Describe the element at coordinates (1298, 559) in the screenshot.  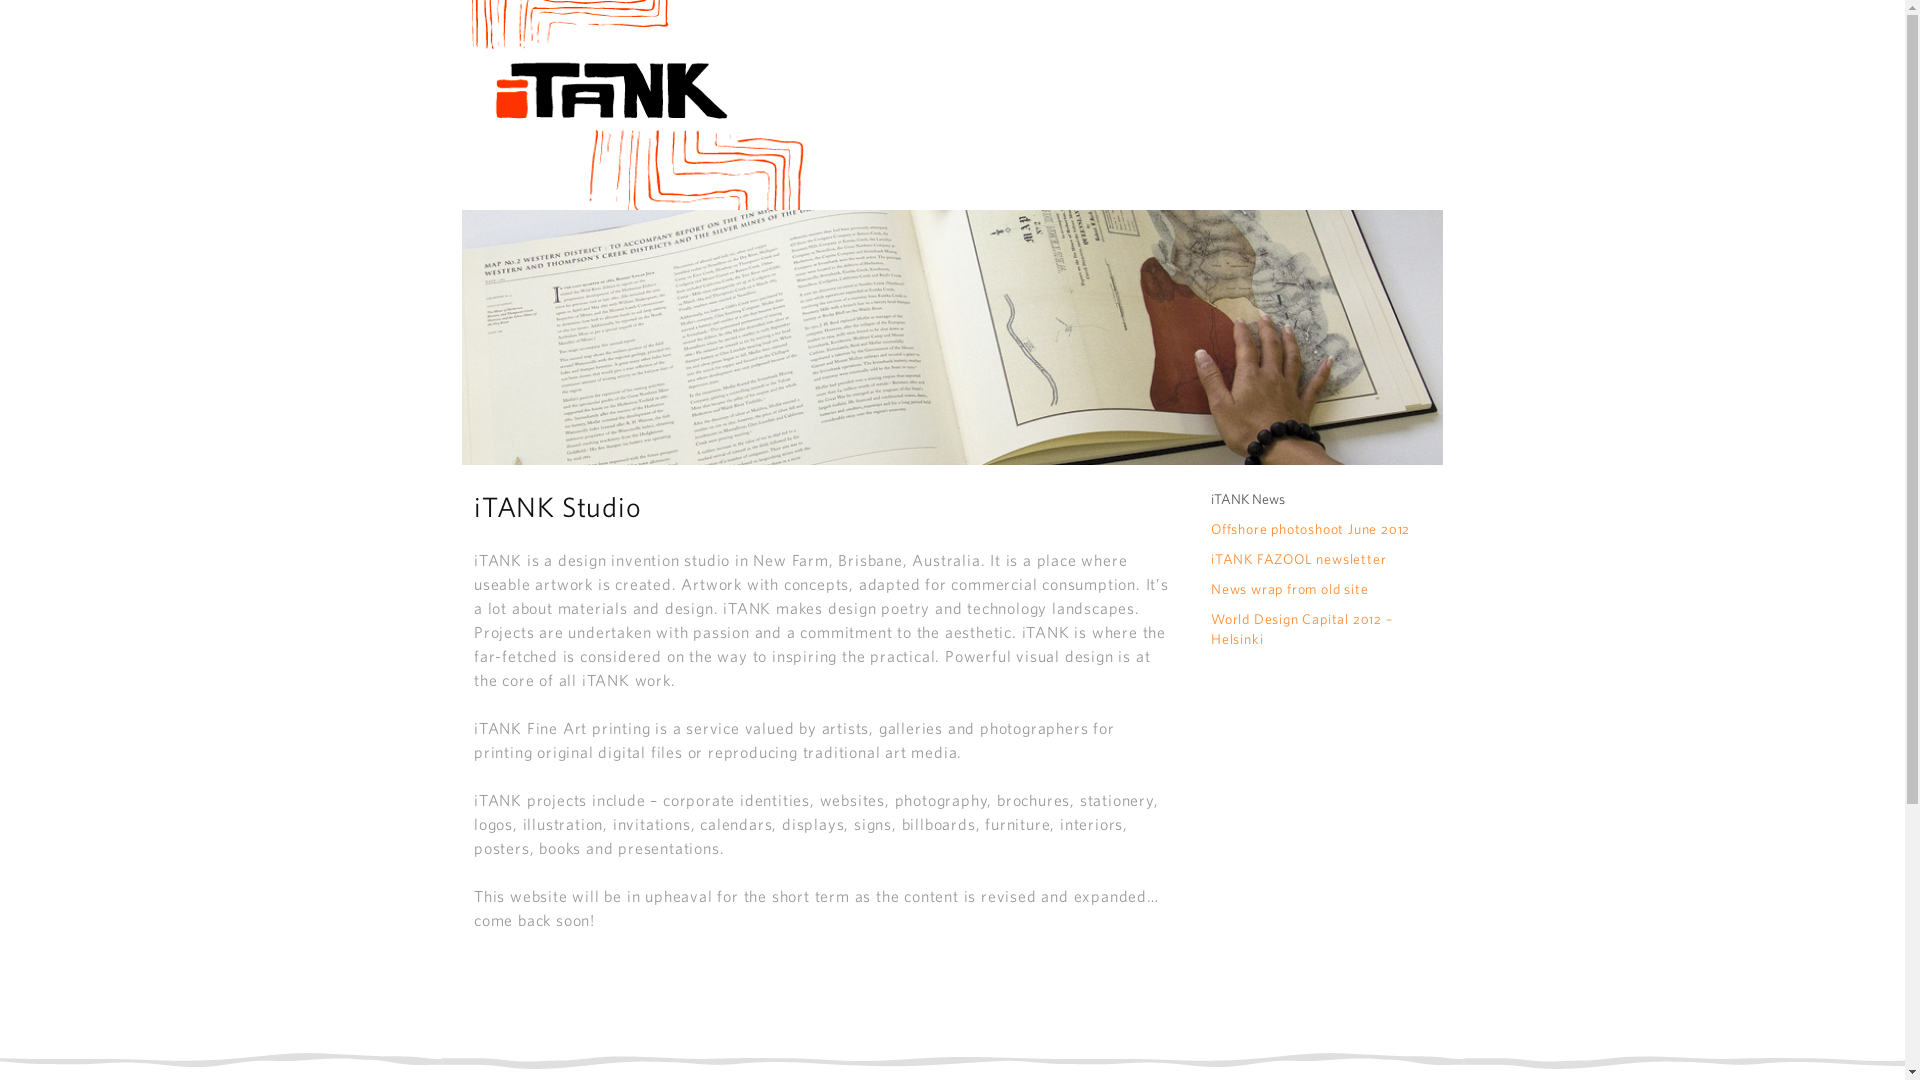
I see `'iTANK FAZOOL newsletter'` at that location.